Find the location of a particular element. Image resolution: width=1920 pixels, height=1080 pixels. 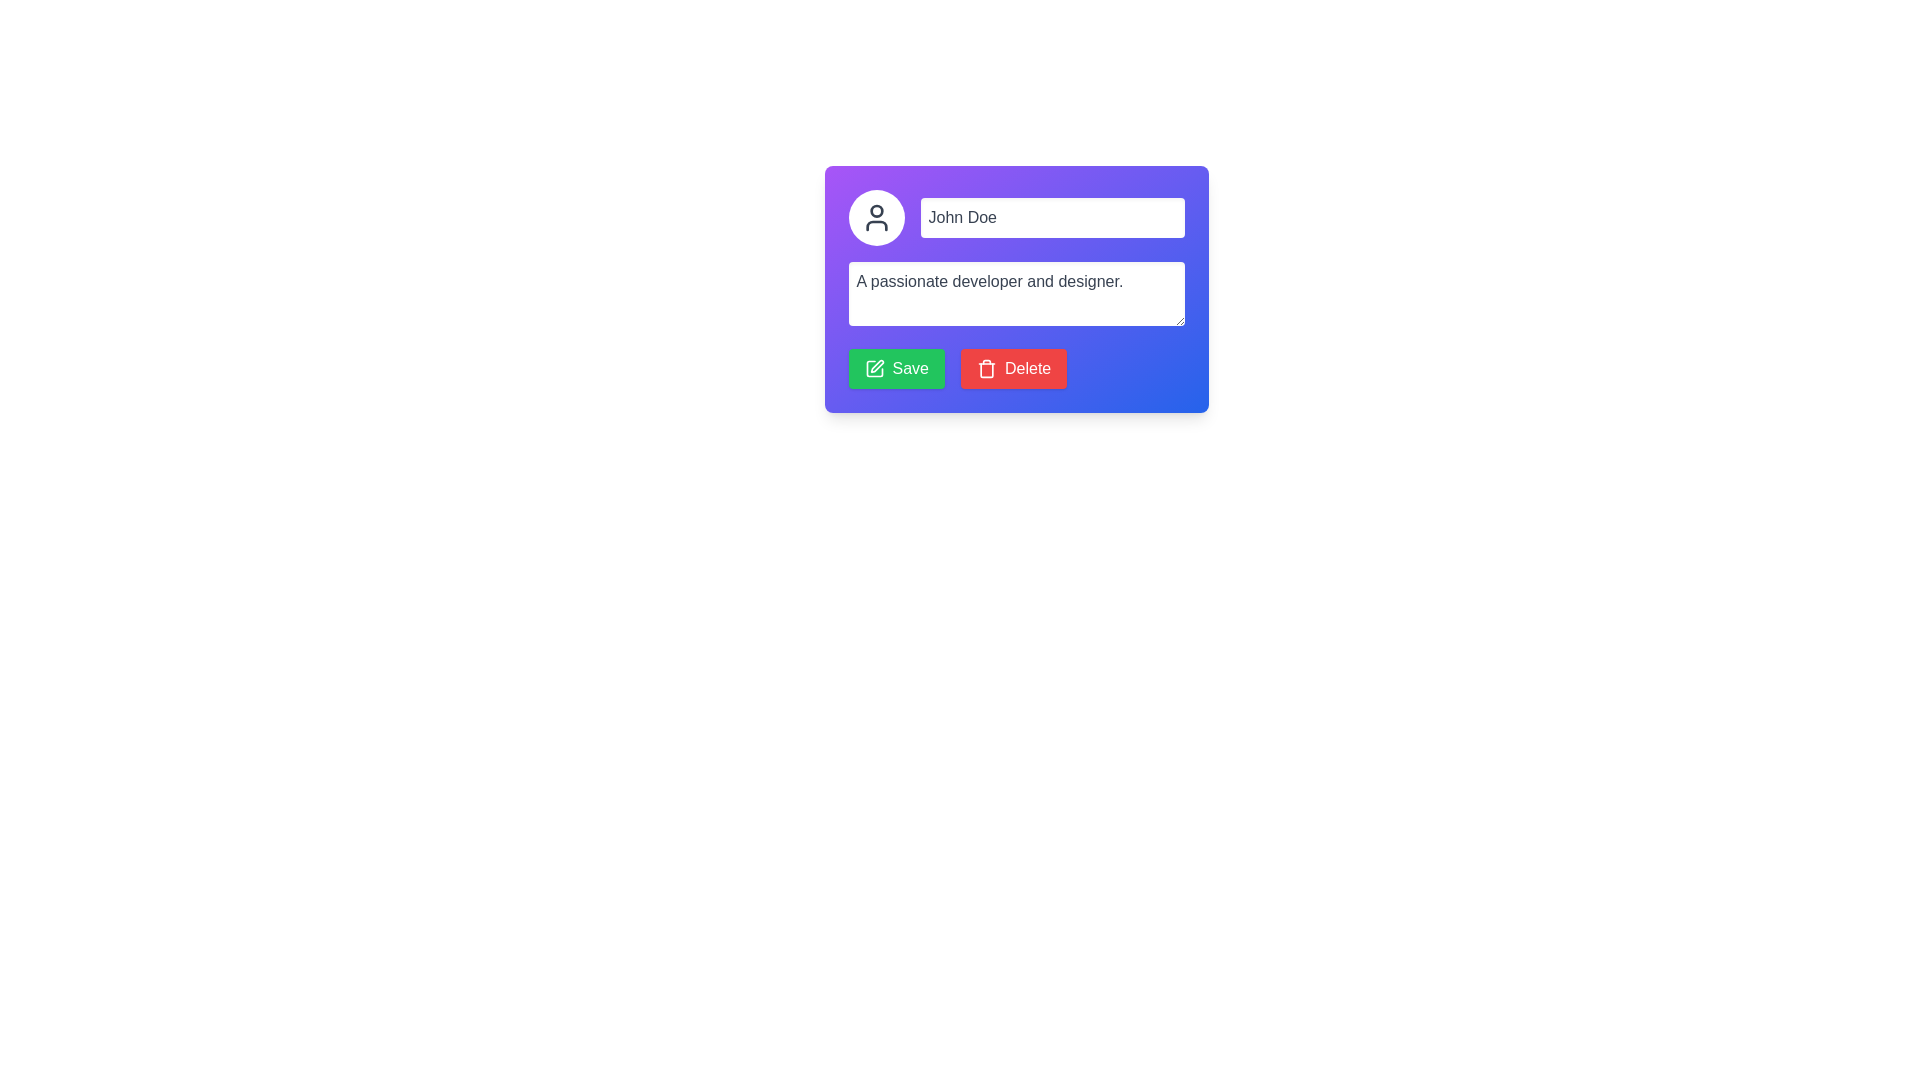

the trash icon part of the Delete button, which visually represents the removal of data is located at coordinates (986, 370).